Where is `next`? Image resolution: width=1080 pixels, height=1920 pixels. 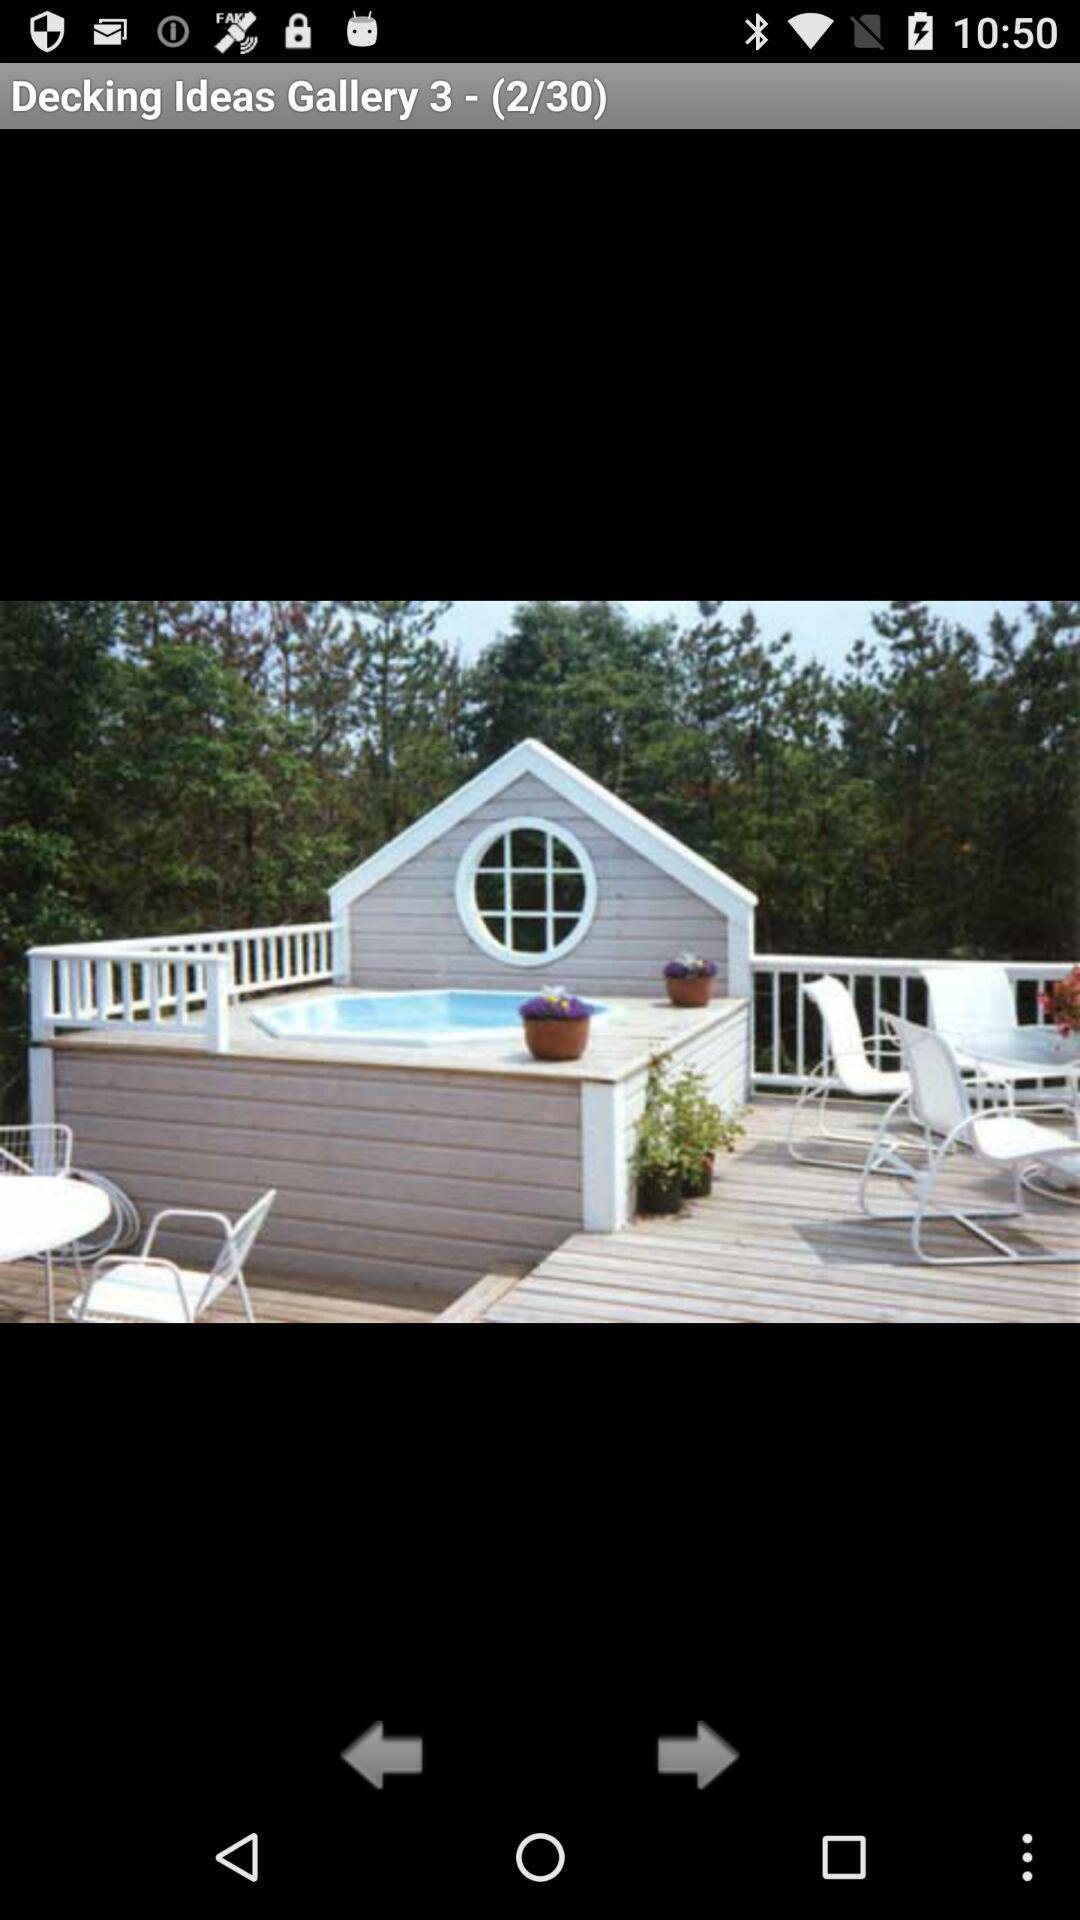 next is located at coordinates (691, 1756).